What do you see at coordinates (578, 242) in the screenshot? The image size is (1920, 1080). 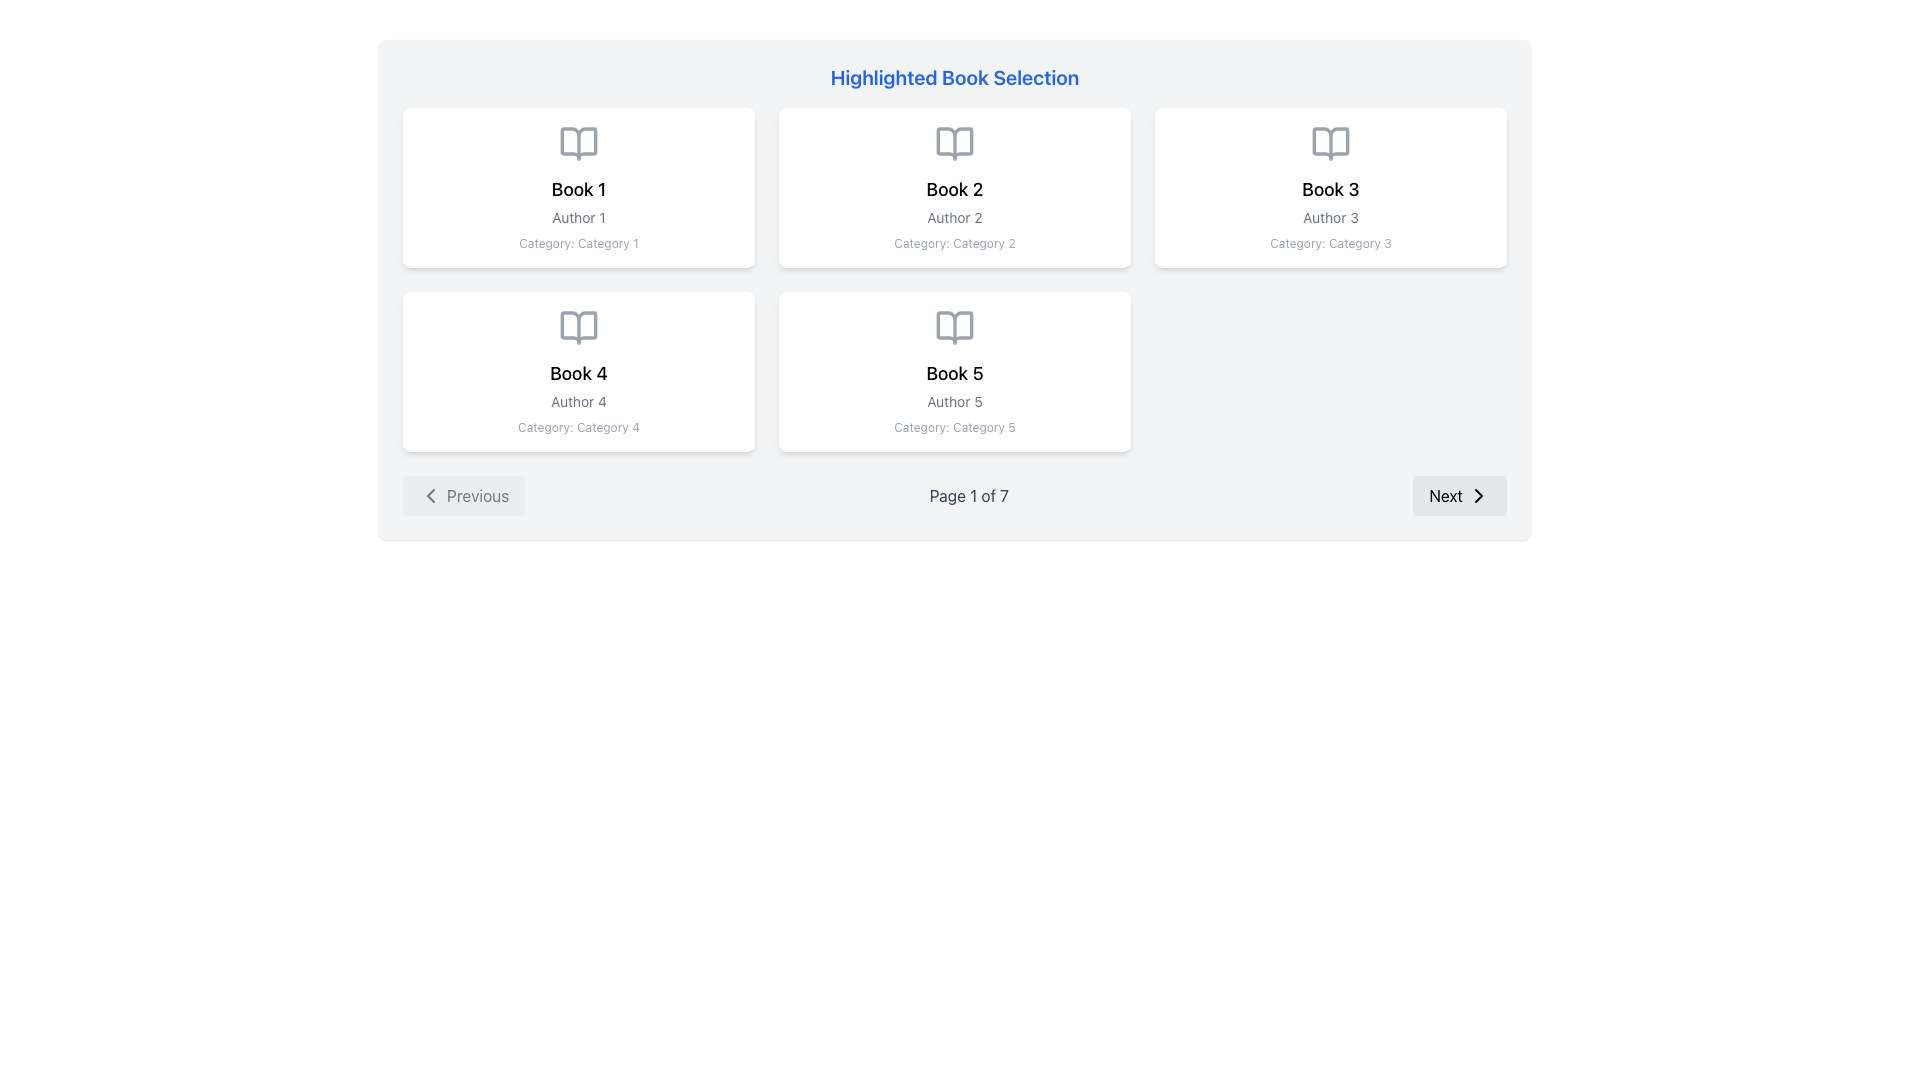 I see `the Text Label located below the 'Book 1' and 'Author 1' text elements, which serves as a categorical label for the associated book entry` at bounding box center [578, 242].